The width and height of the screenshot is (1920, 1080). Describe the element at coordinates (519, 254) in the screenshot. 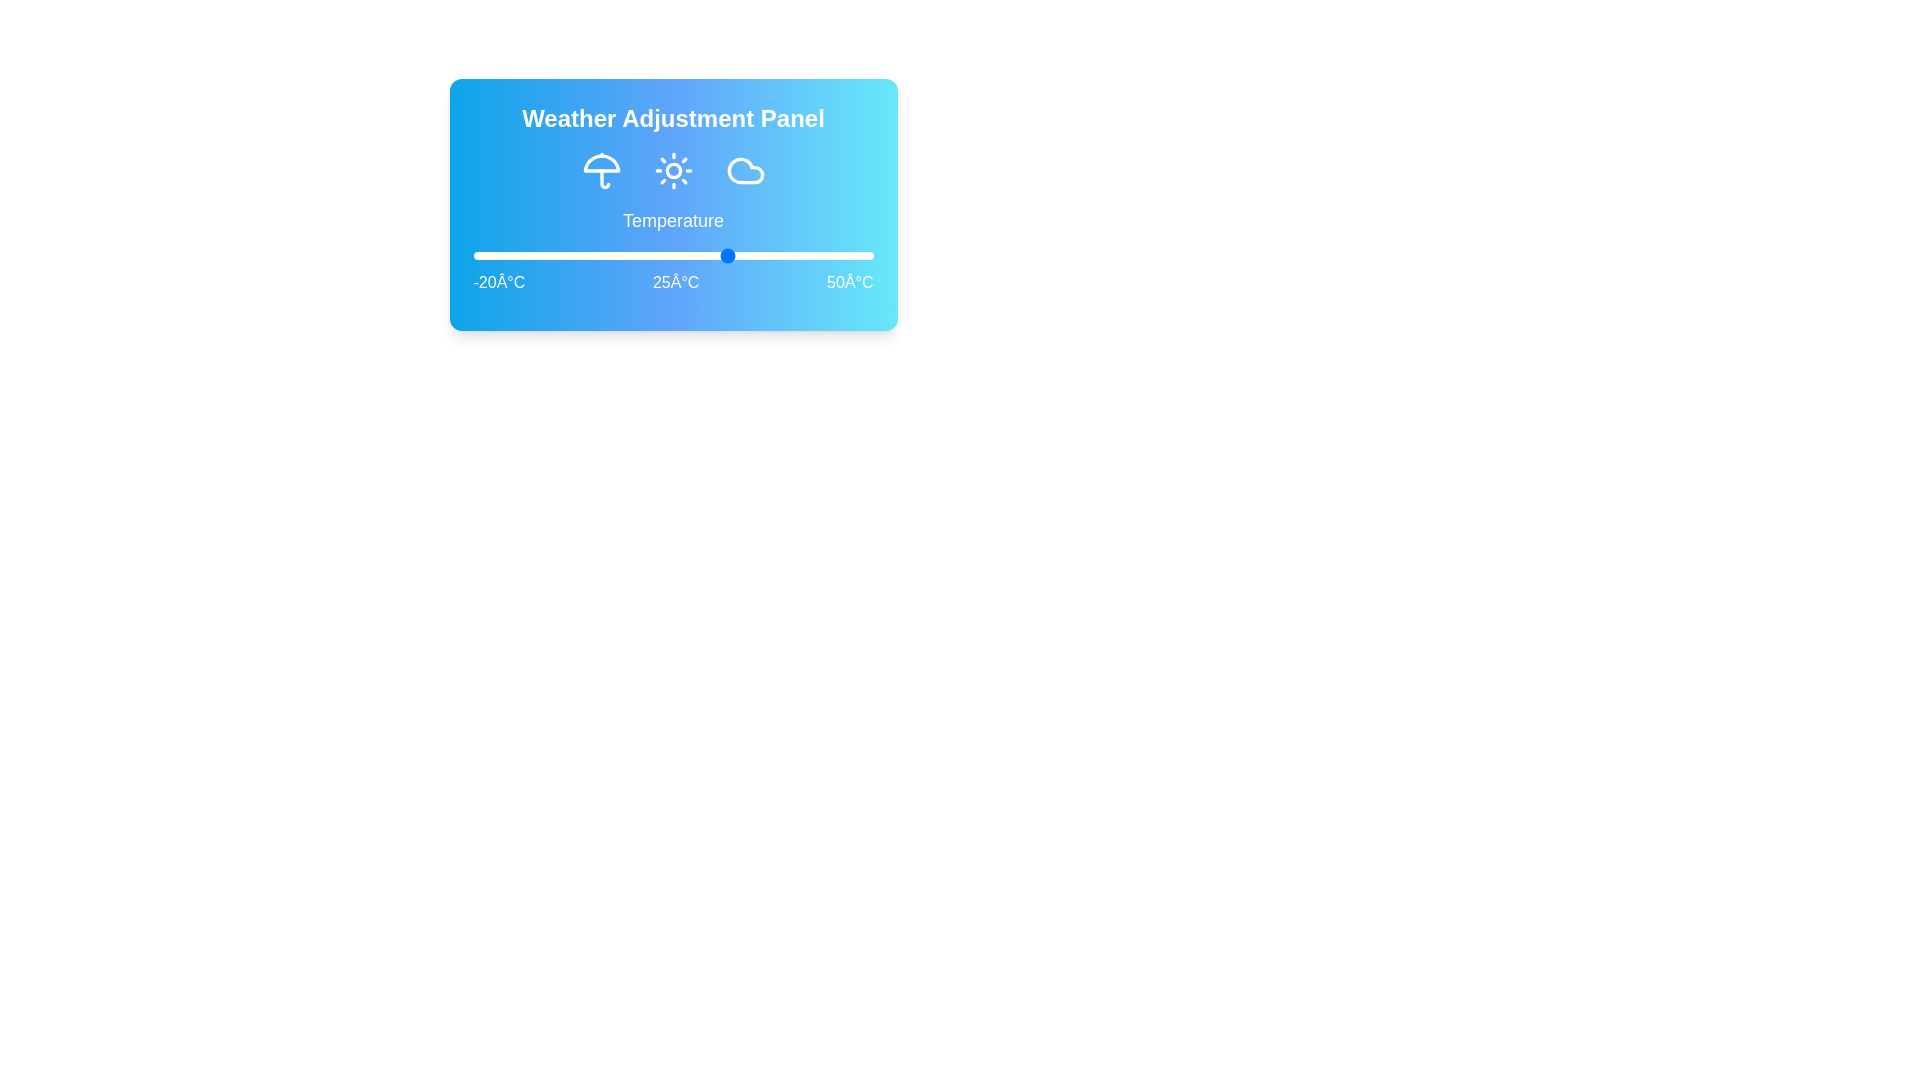

I see `the temperature slider to -12°C` at that location.